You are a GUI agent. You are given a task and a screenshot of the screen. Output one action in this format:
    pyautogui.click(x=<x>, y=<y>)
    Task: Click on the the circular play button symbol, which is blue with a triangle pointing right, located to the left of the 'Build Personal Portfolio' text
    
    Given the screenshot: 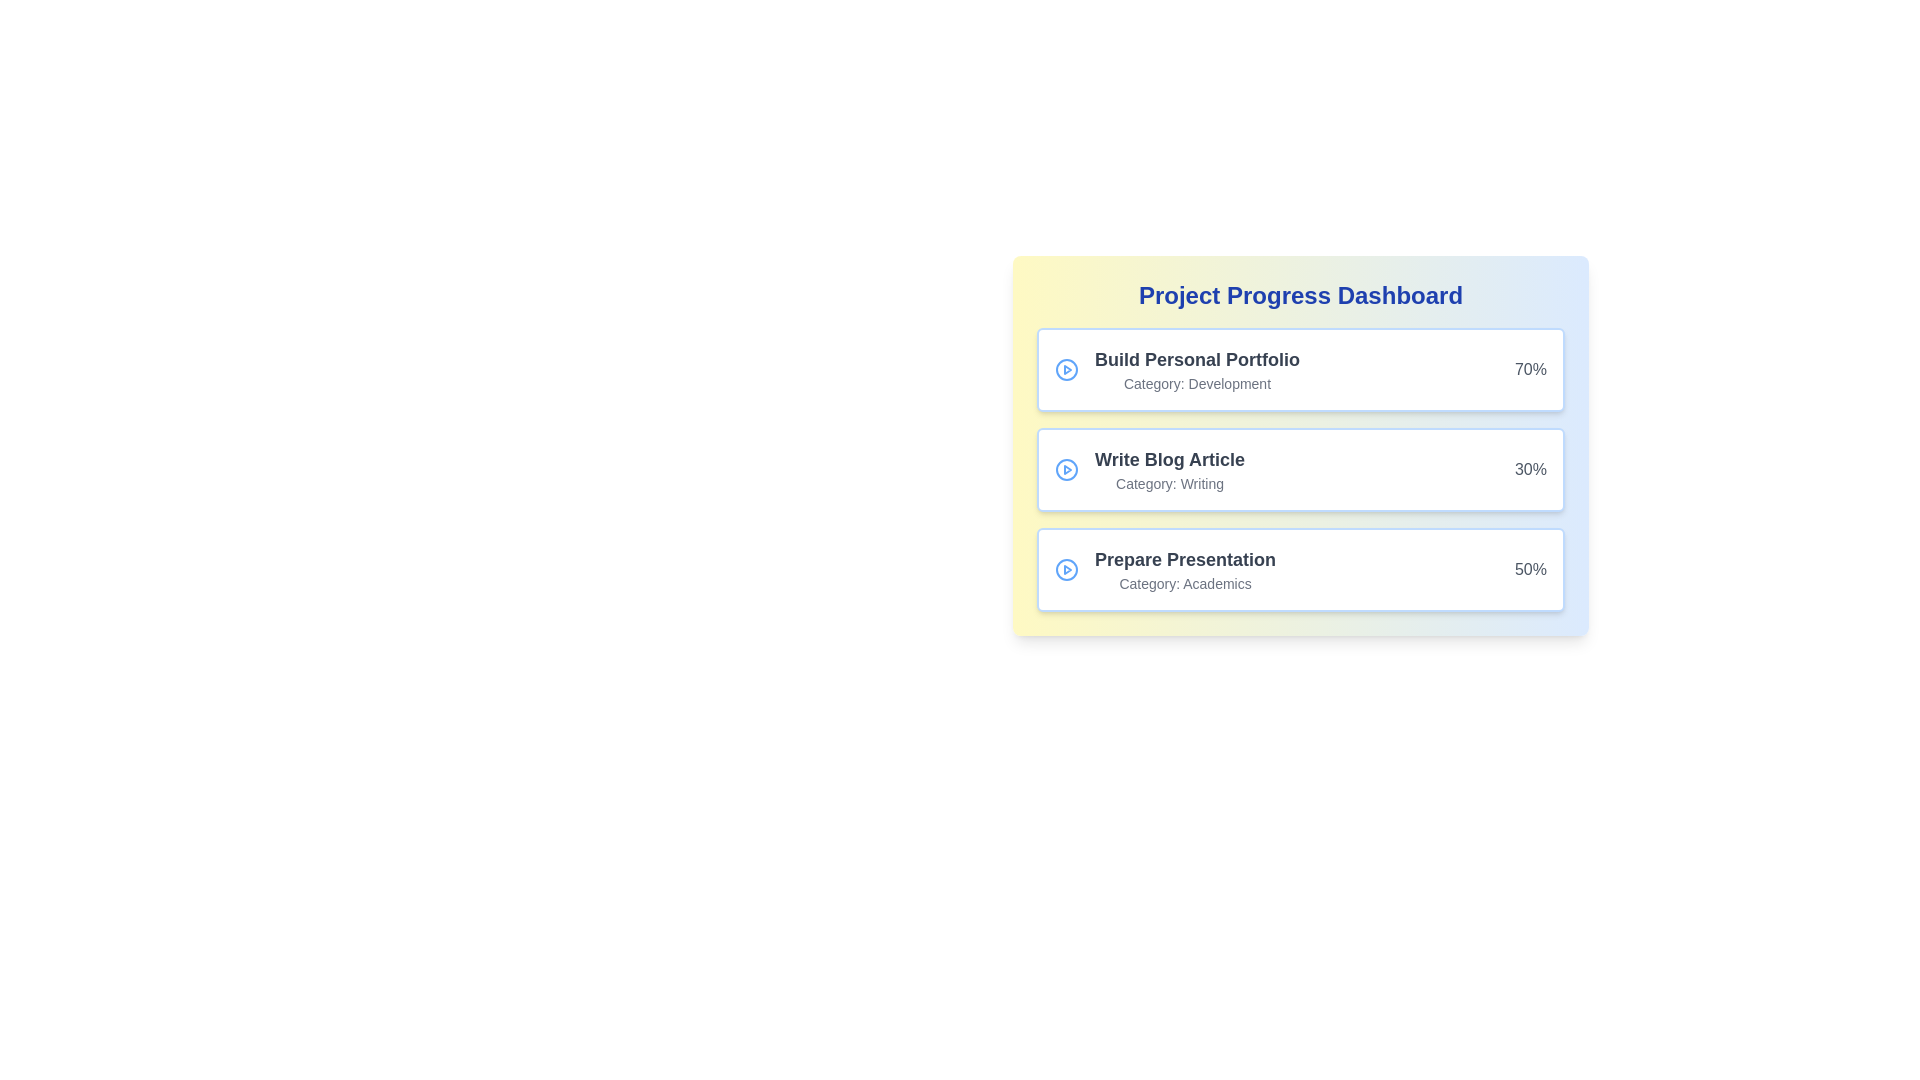 What is the action you would take?
    pyautogui.click(x=1065, y=370)
    